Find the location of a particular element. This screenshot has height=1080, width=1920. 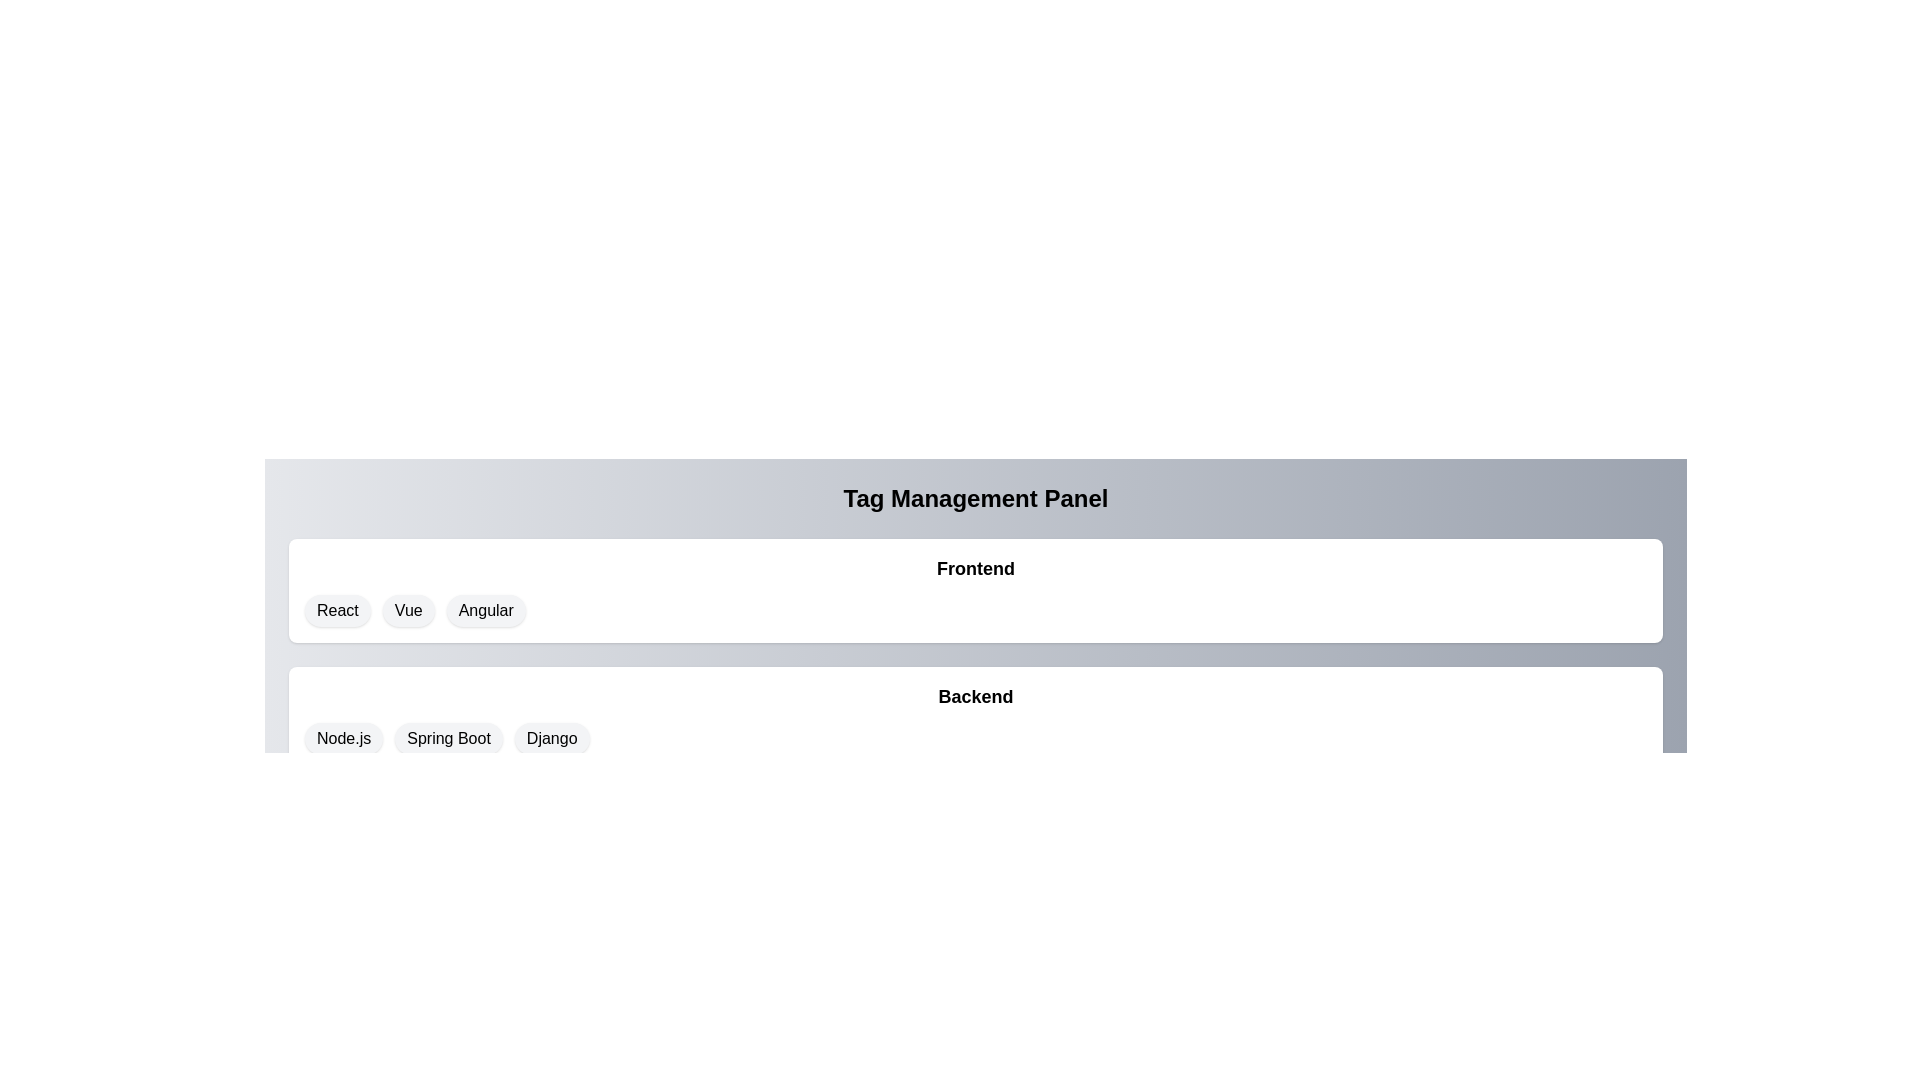

the 'Backend' heading, which is displayed in bold and larger font, to read the text is located at coordinates (975, 696).